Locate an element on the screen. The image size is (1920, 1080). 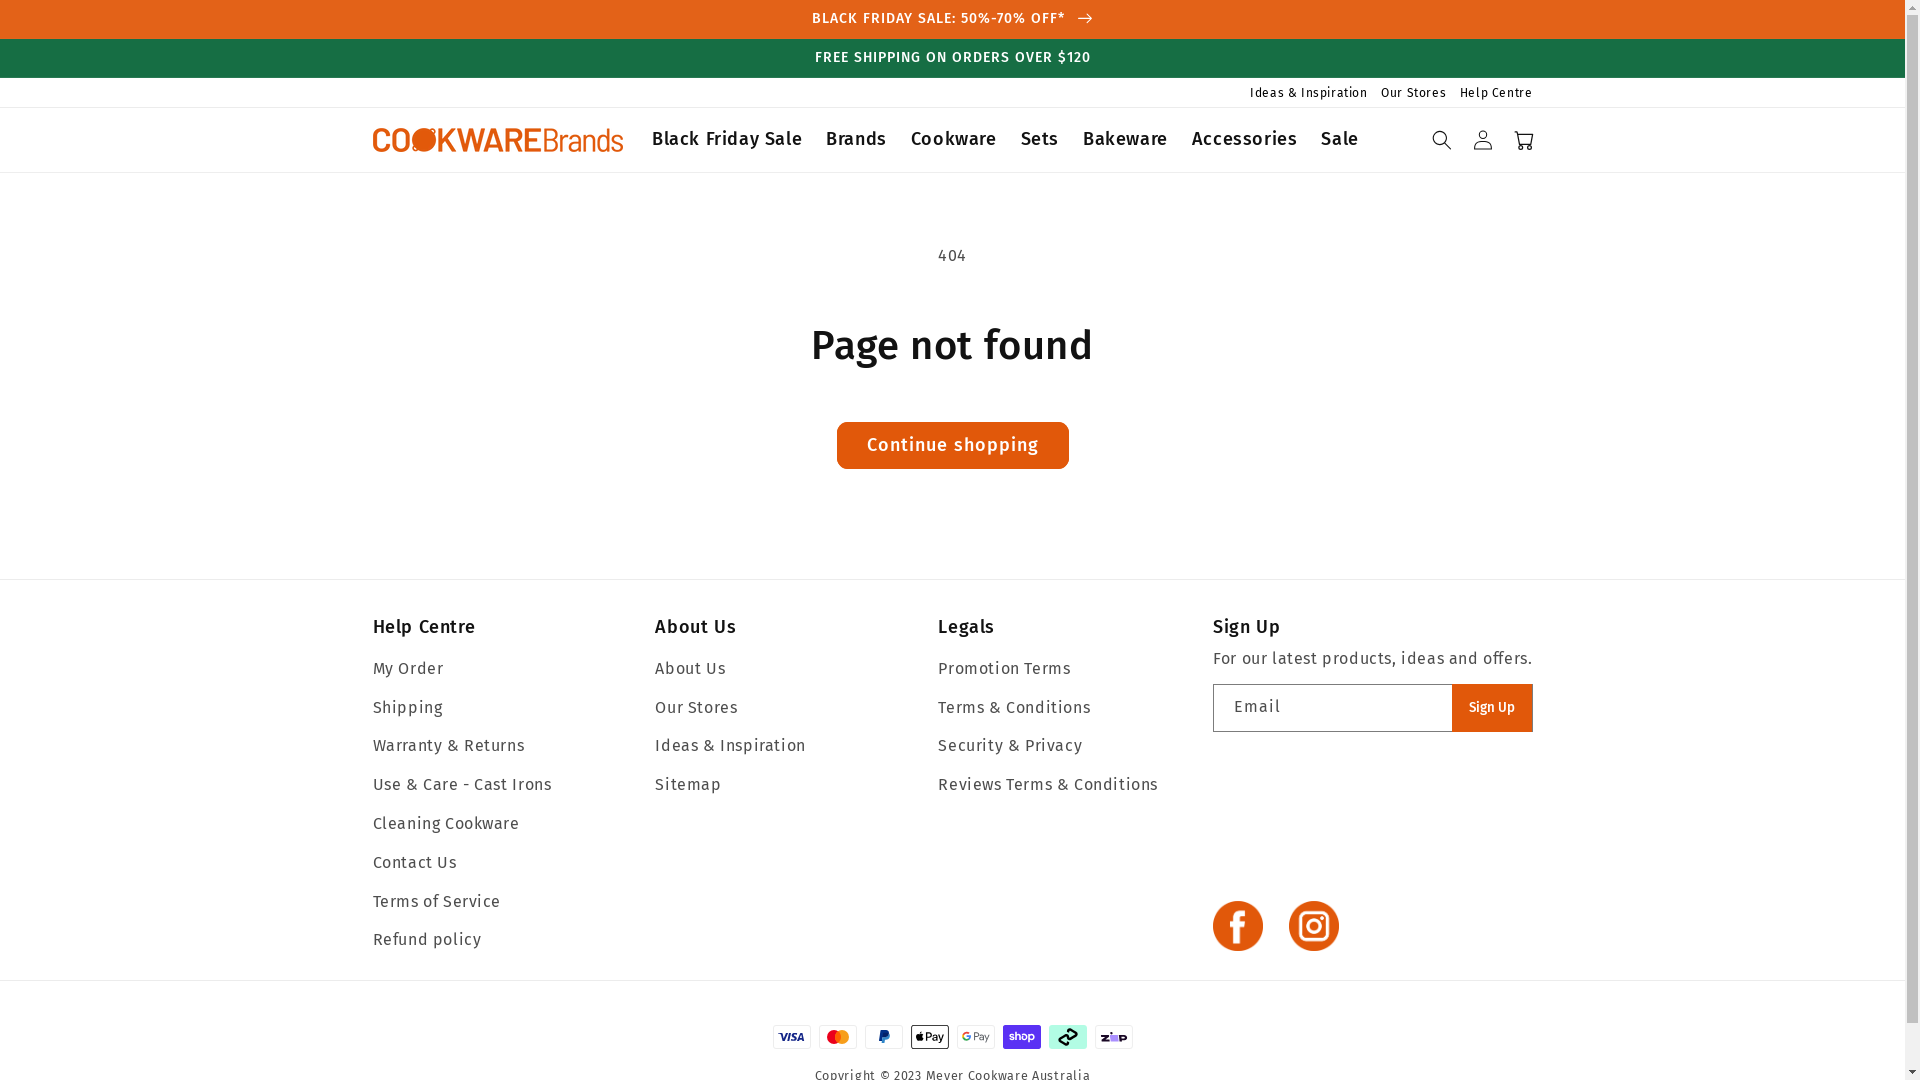
'Use & Care - Cast Irons' is located at coordinates (372, 784).